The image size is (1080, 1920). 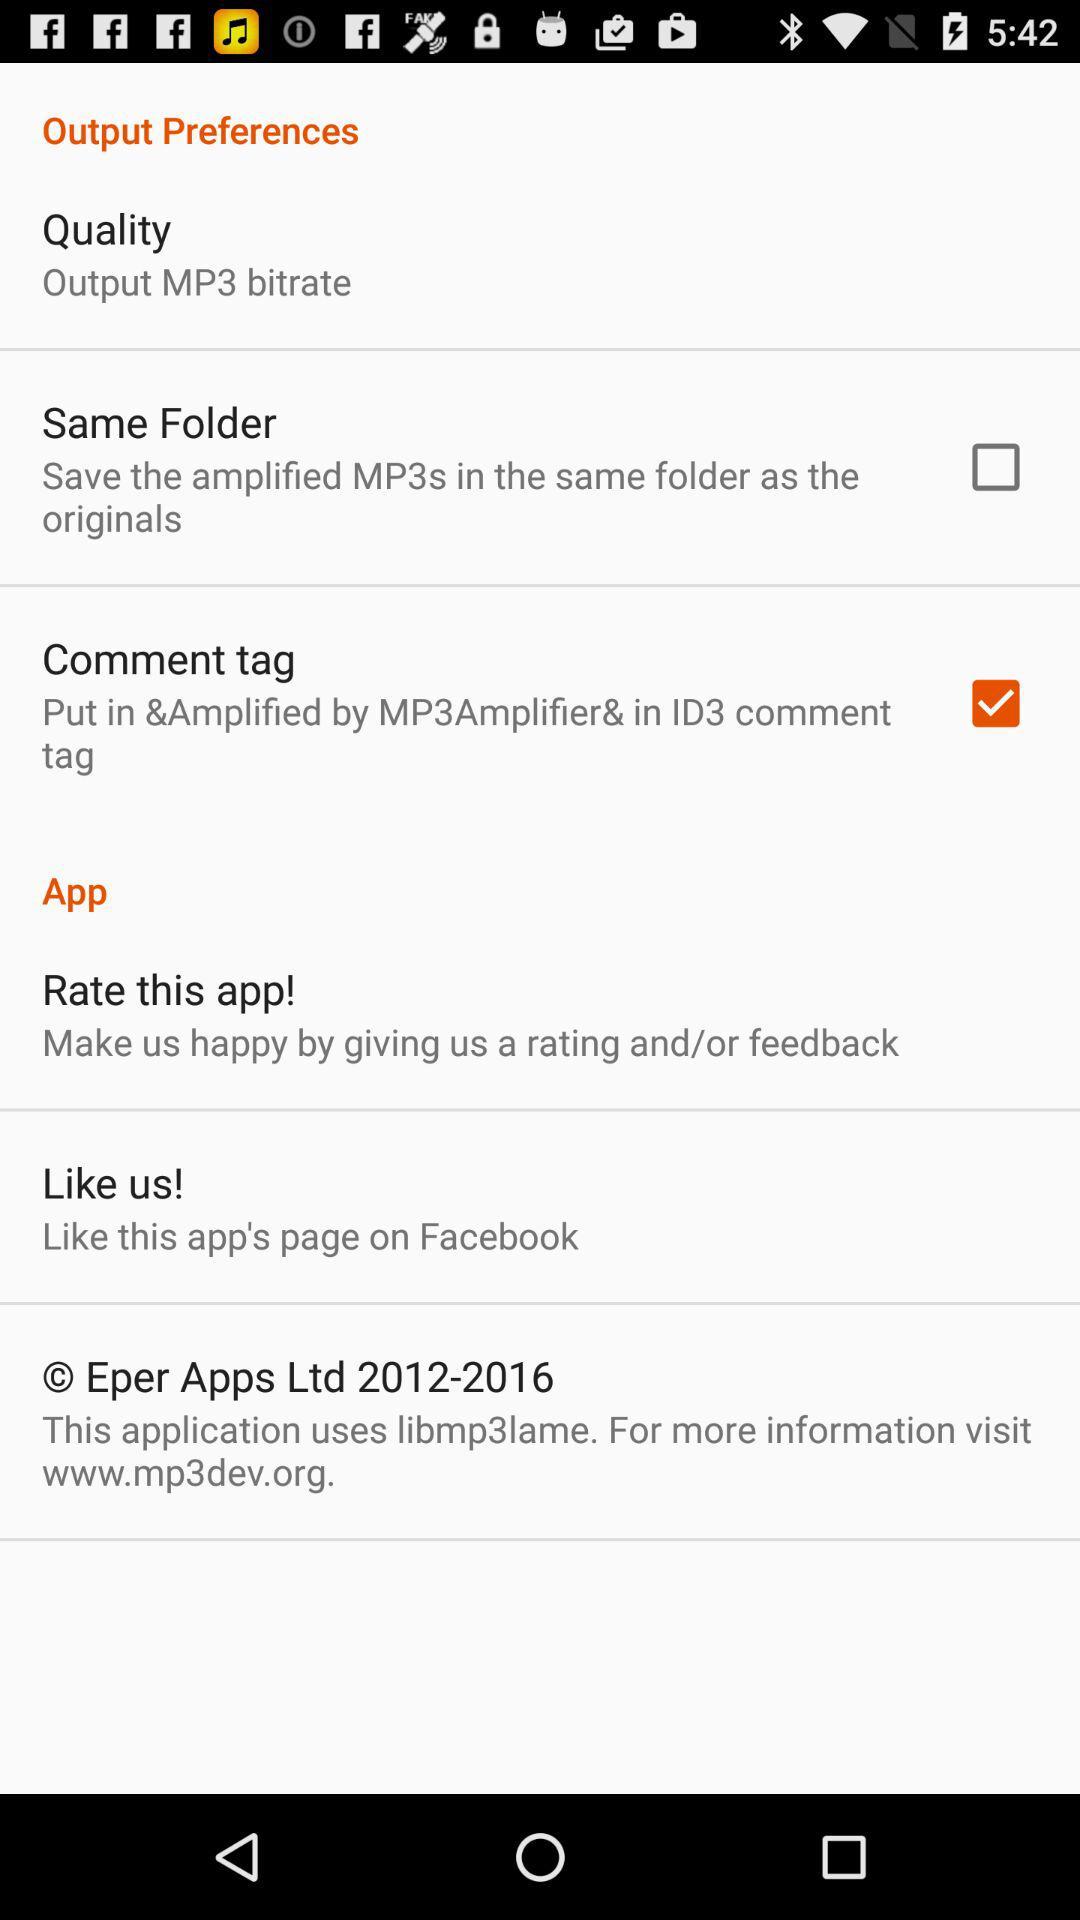 What do you see at coordinates (470, 1040) in the screenshot?
I see `the app above like us!` at bounding box center [470, 1040].